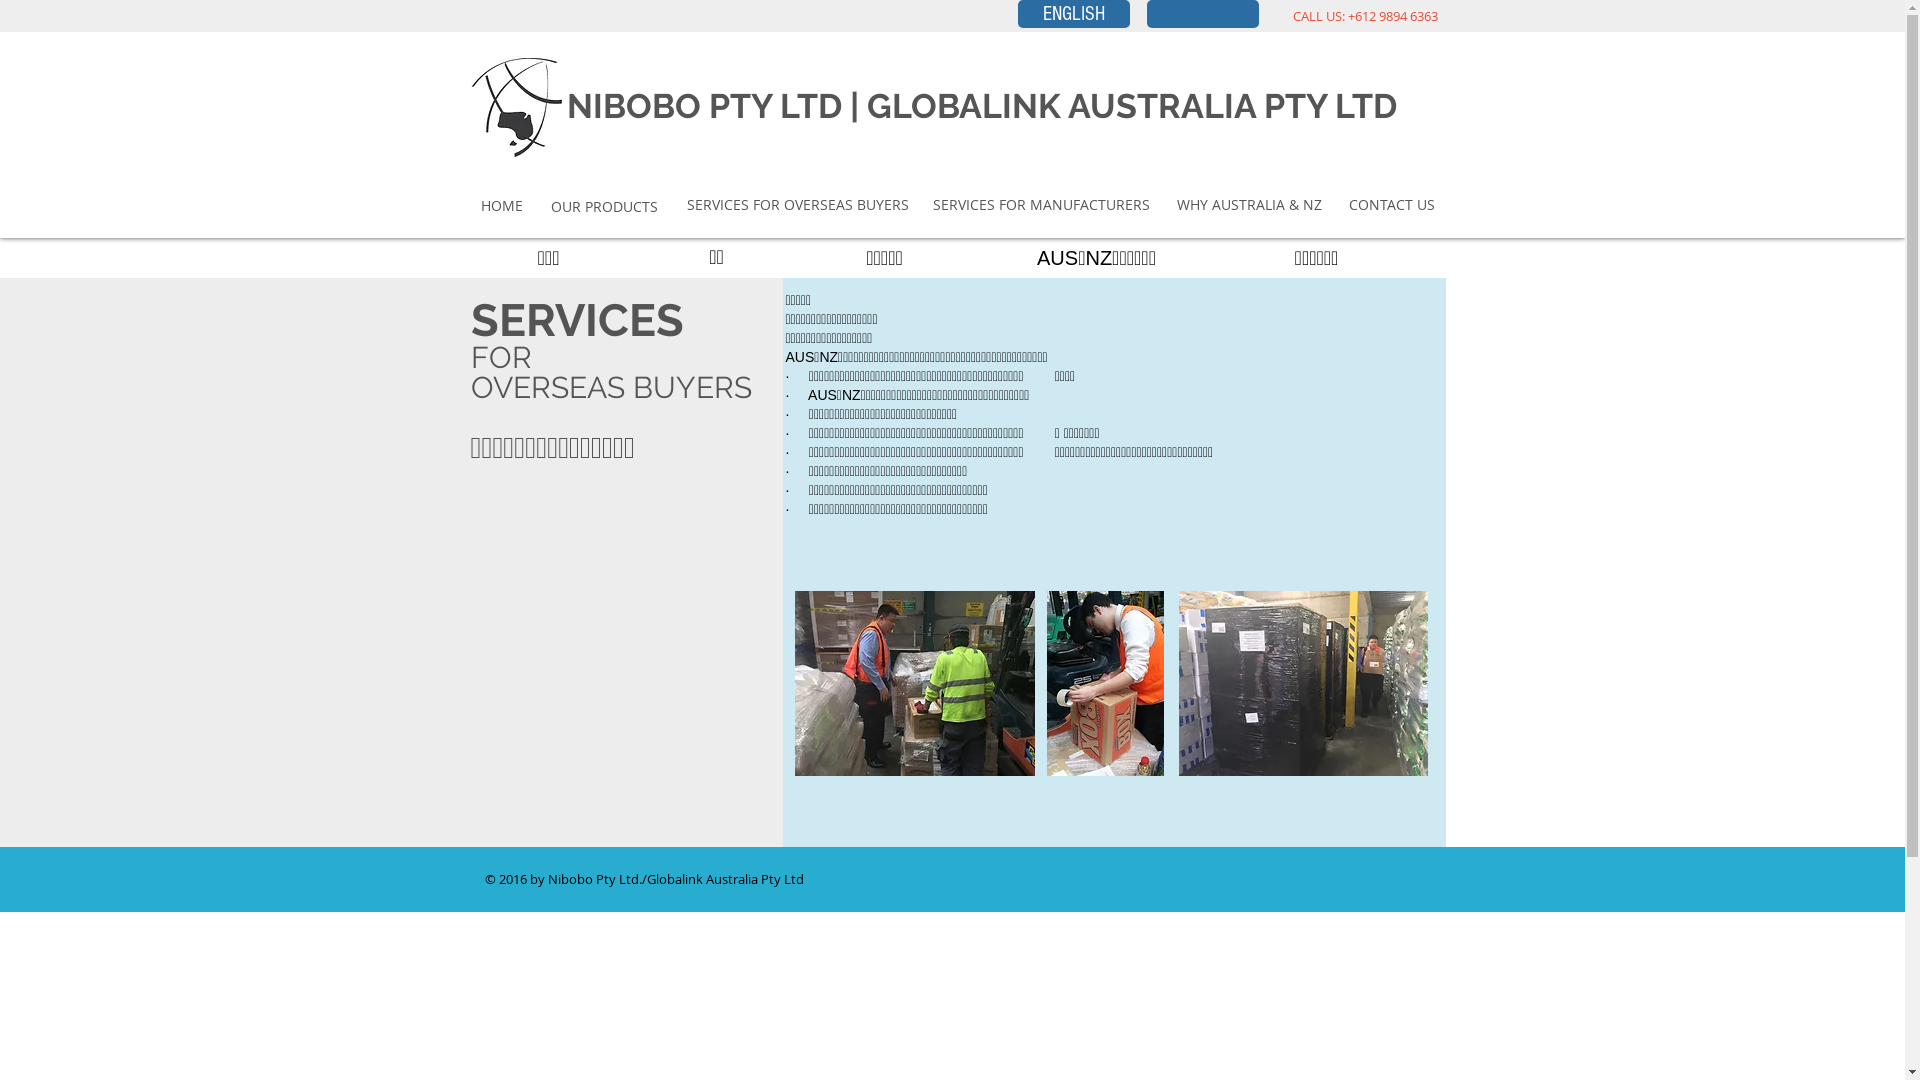 This screenshot has height=1080, width=1920. What do you see at coordinates (795, 204) in the screenshot?
I see `'SERVICES FOR OVERSEAS BUYERS'` at bounding box center [795, 204].